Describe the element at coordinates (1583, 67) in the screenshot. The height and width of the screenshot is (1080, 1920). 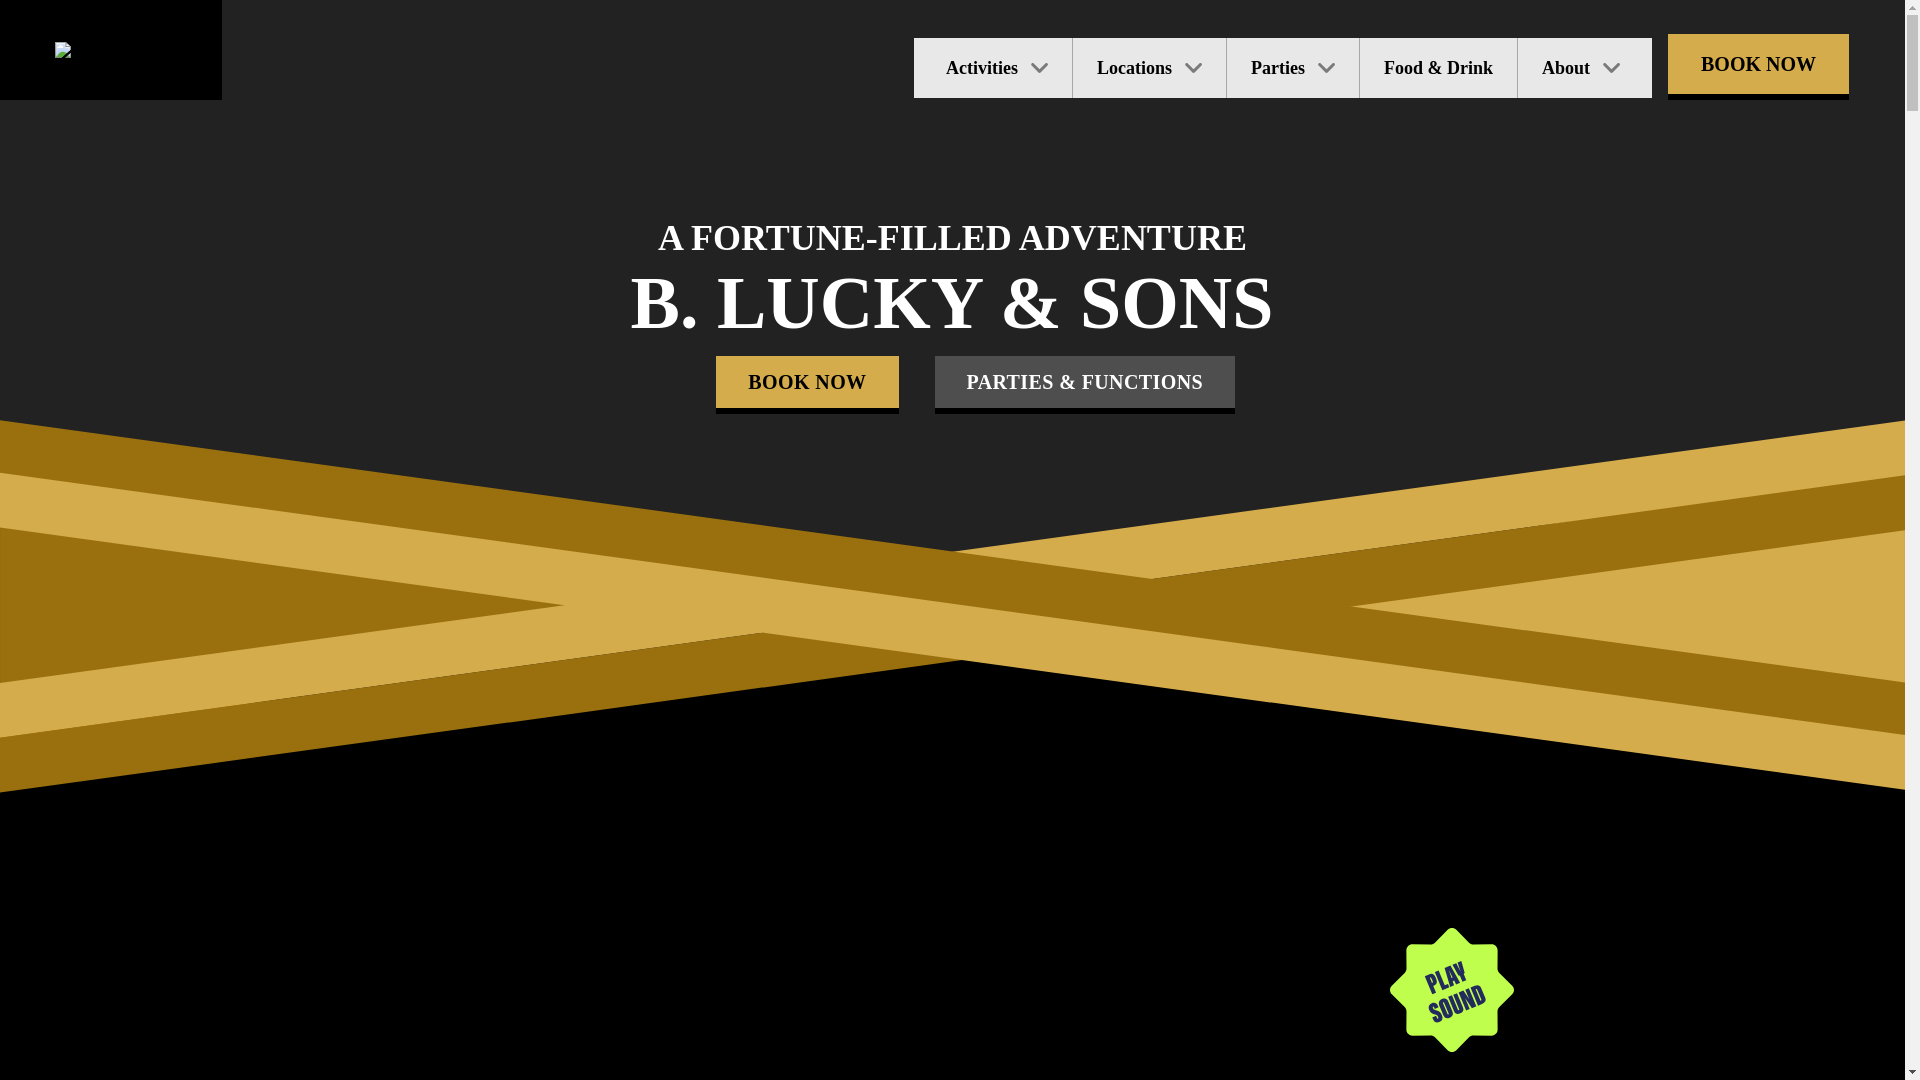
I see `'About'` at that location.